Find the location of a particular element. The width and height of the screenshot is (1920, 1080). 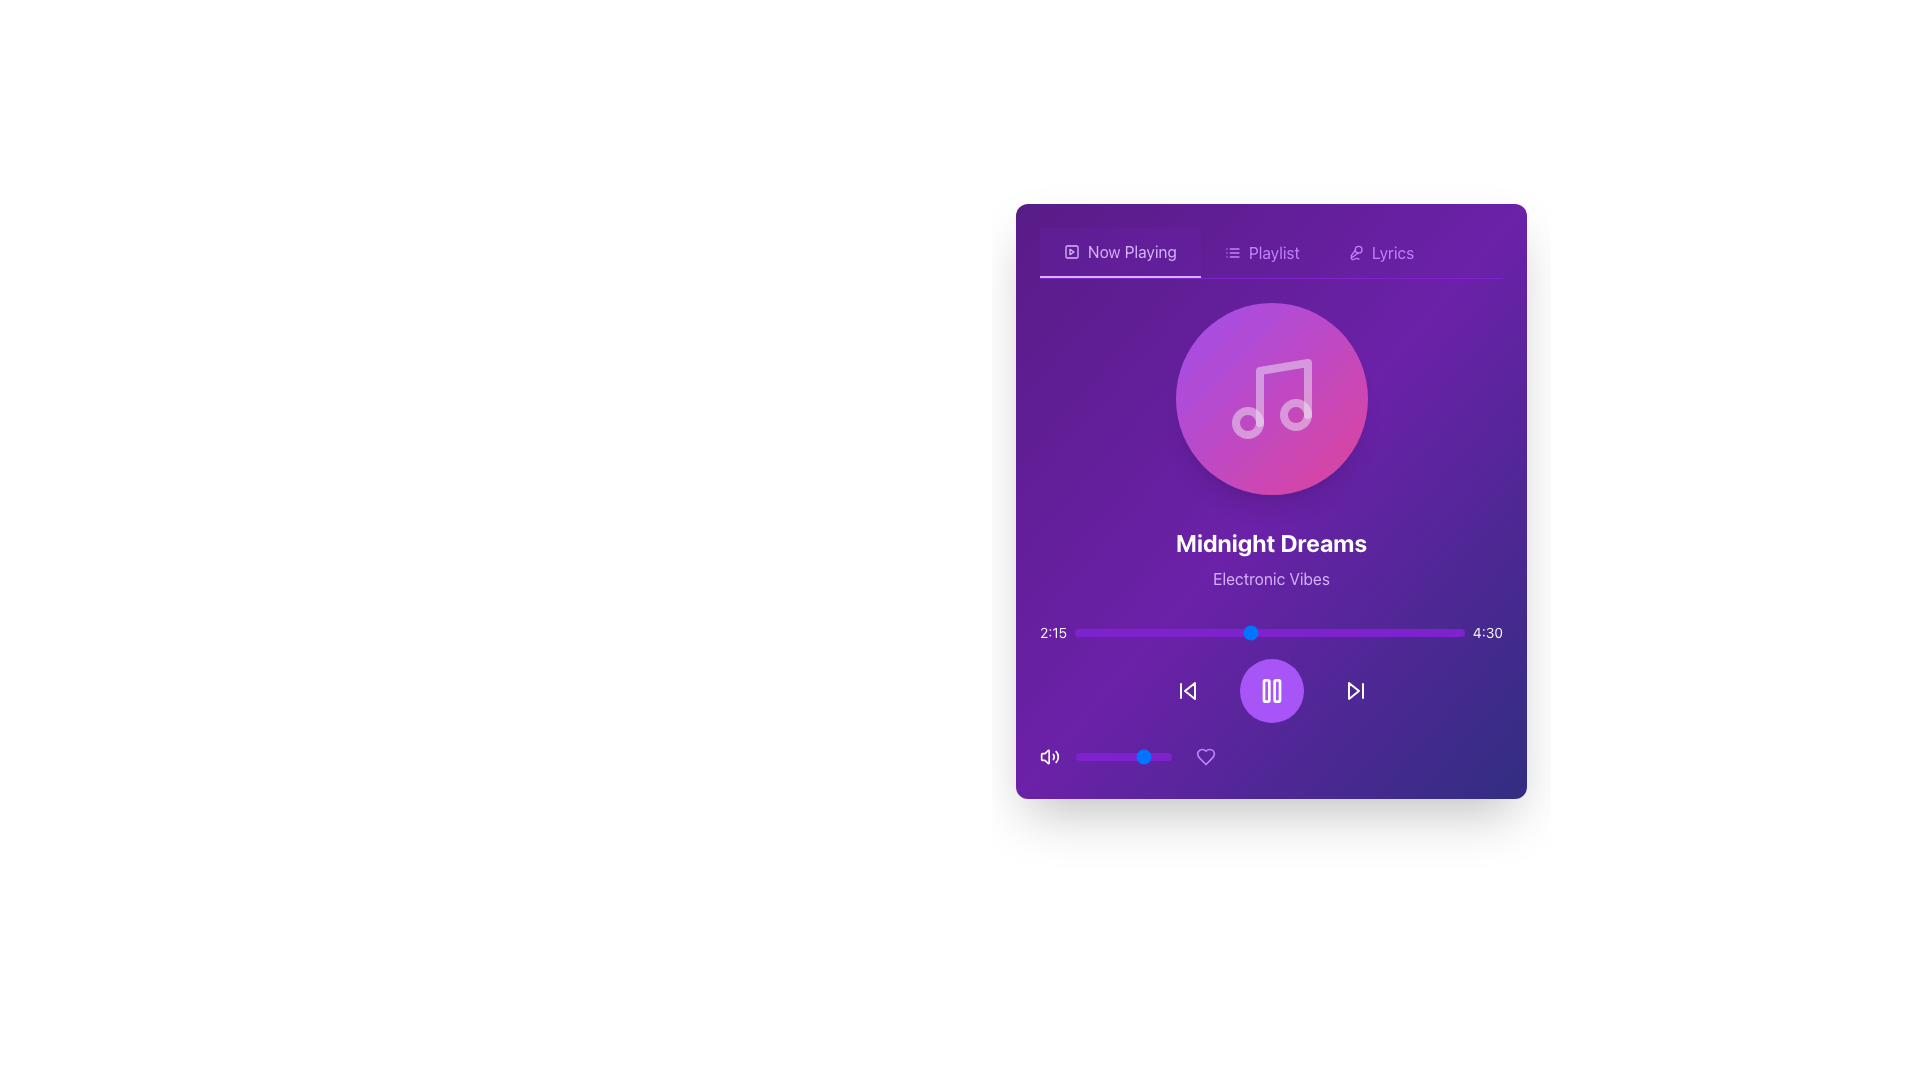

the 'Playlist' button in the navigation header of the music player interface is located at coordinates (1270, 252).